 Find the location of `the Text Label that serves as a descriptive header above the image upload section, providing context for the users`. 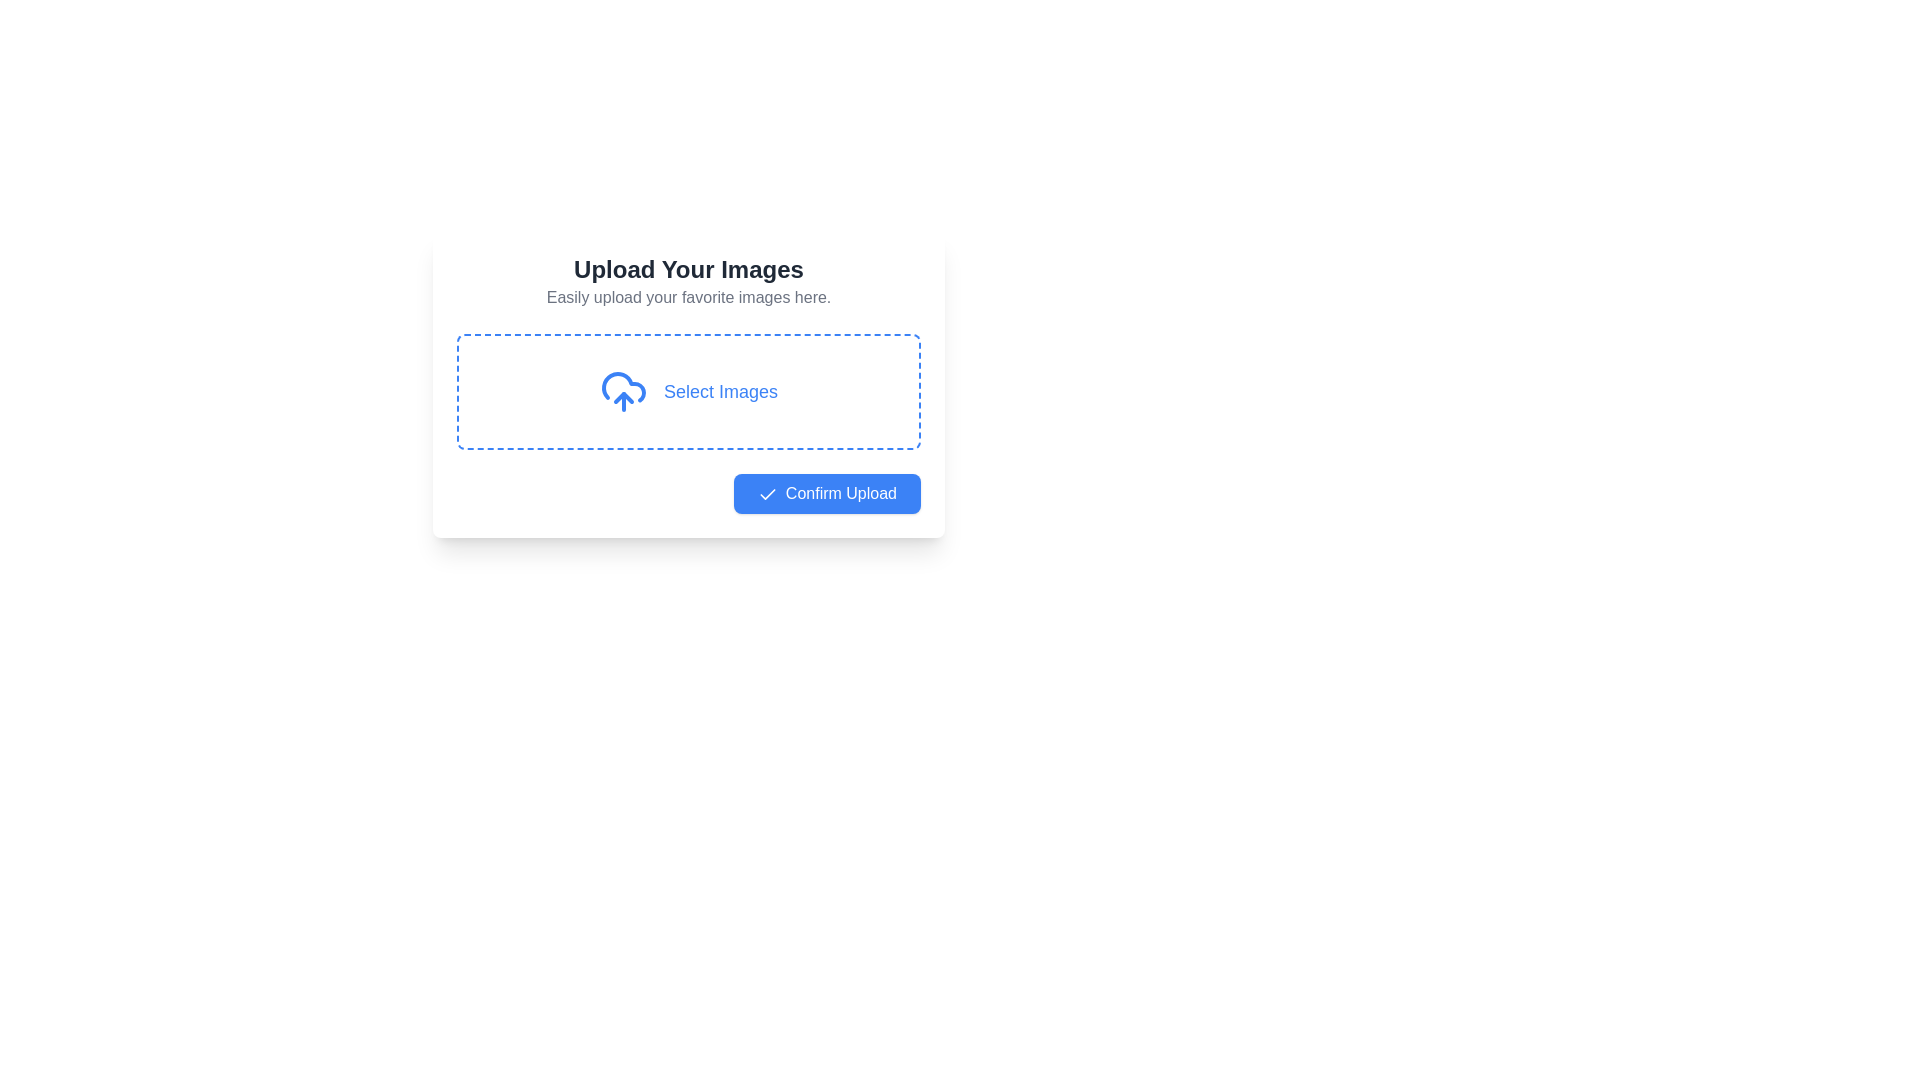

the Text Label that serves as a descriptive header above the image upload section, providing context for the users is located at coordinates (689, 270).